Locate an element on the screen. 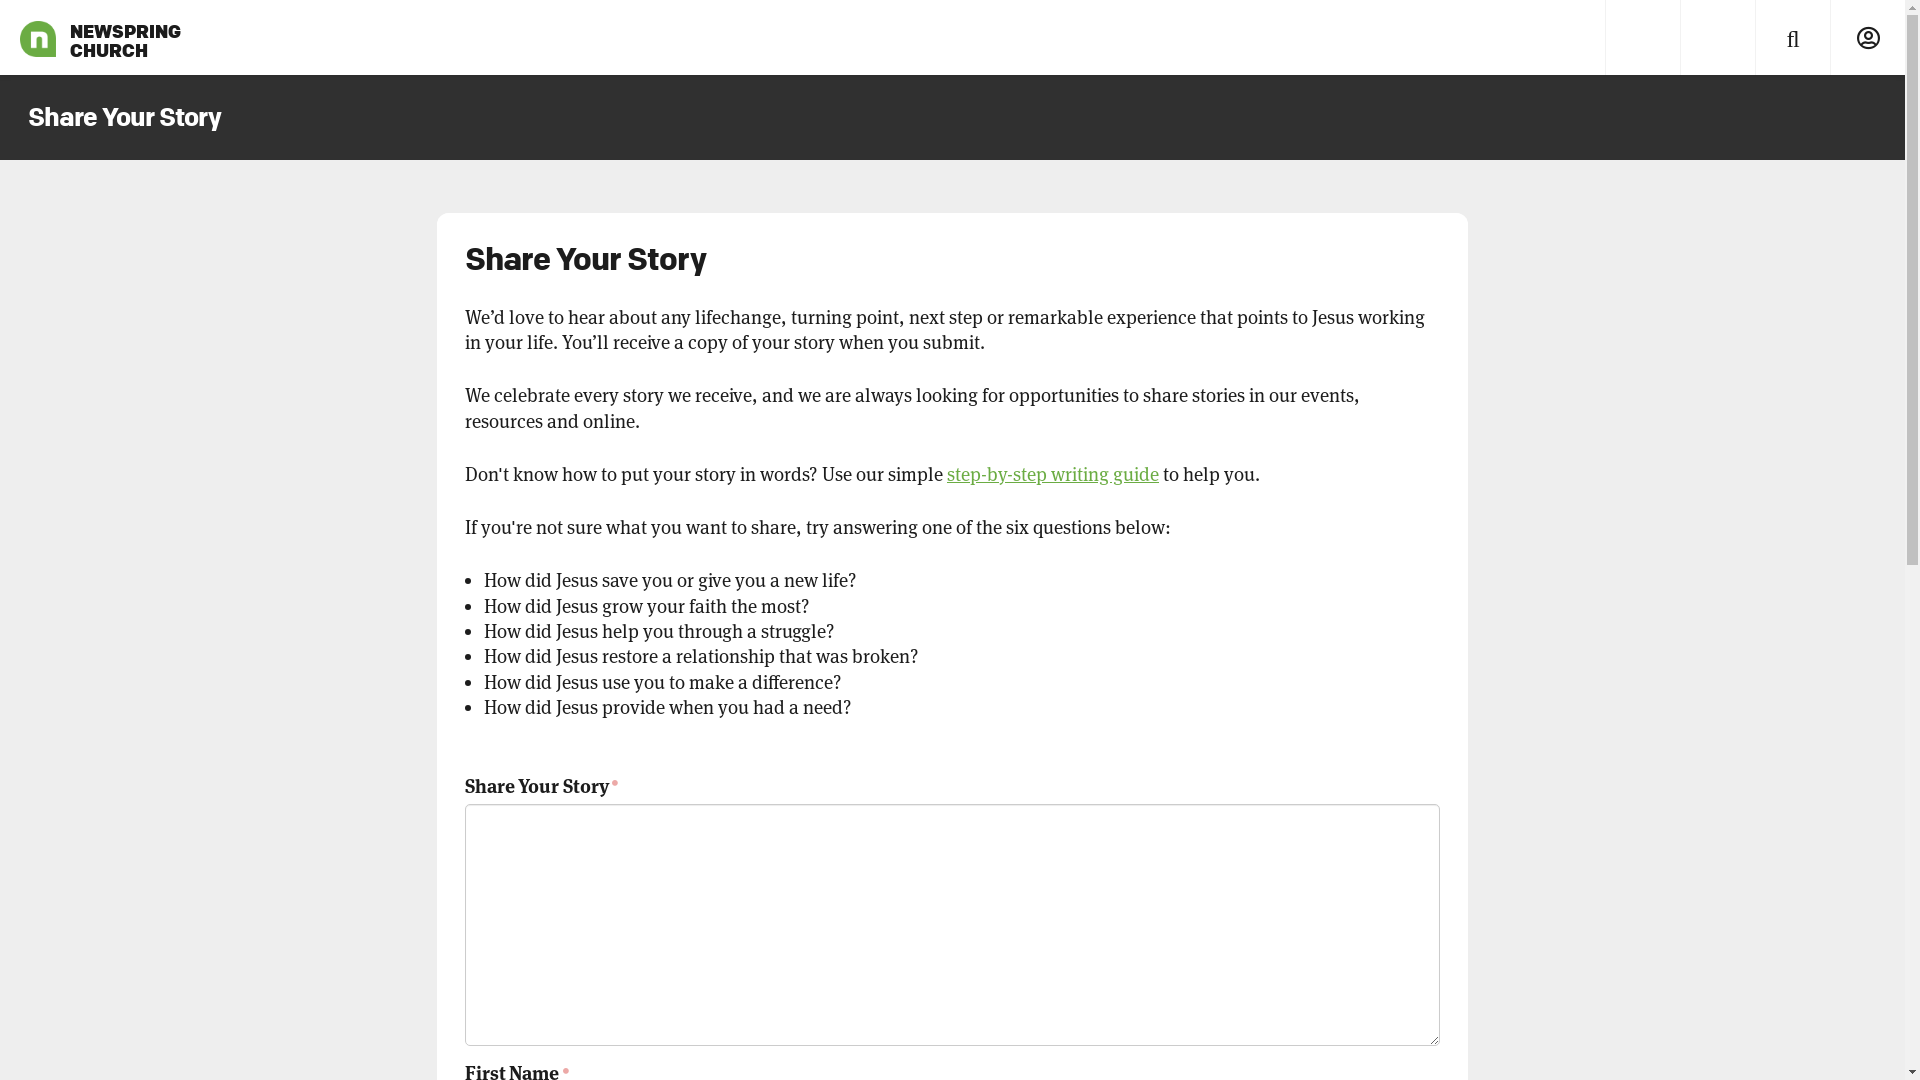 The image size is (1920, 1080). 'Search' is located at coordinates (1754, 37).